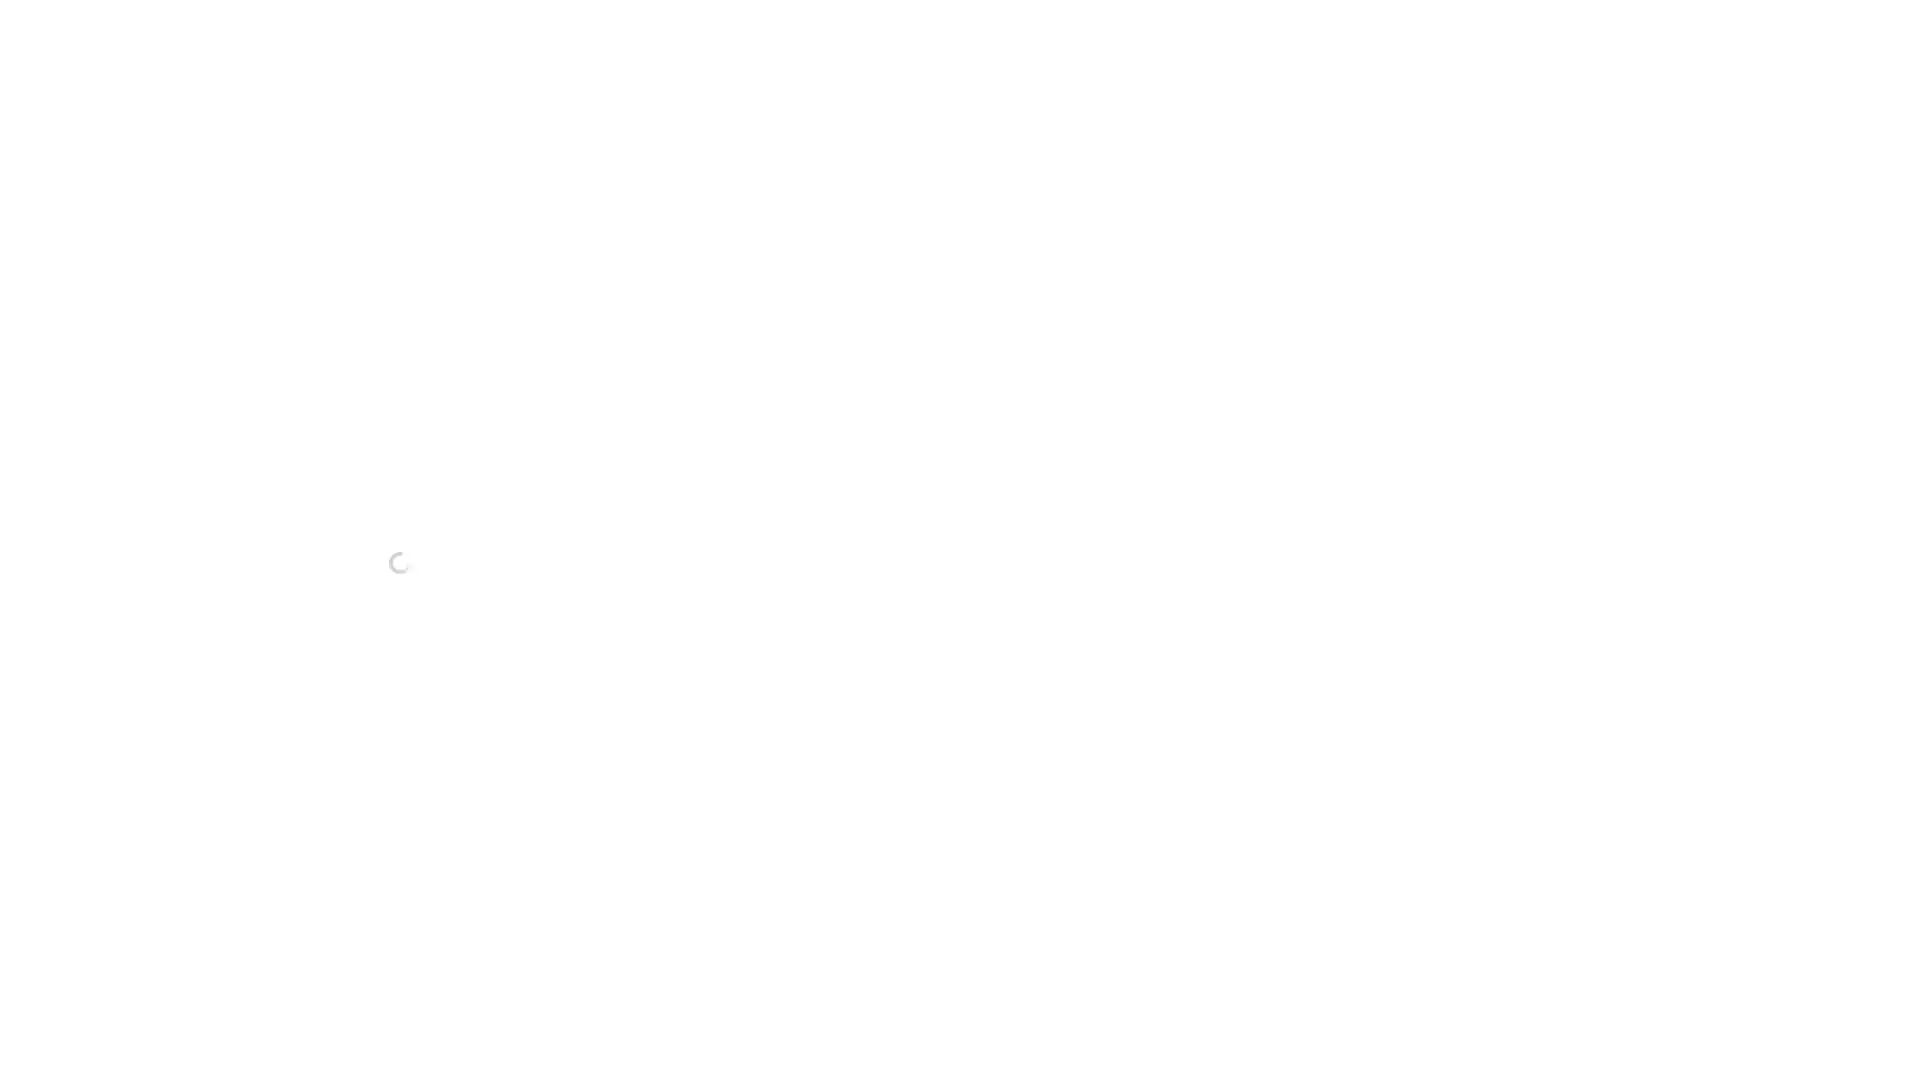 This screenshot has width=1920, height=1080. What do you see at coordinates (333, 22) in the screenshot?
I see `Company Formation Process` at bounding box center [333, 22].